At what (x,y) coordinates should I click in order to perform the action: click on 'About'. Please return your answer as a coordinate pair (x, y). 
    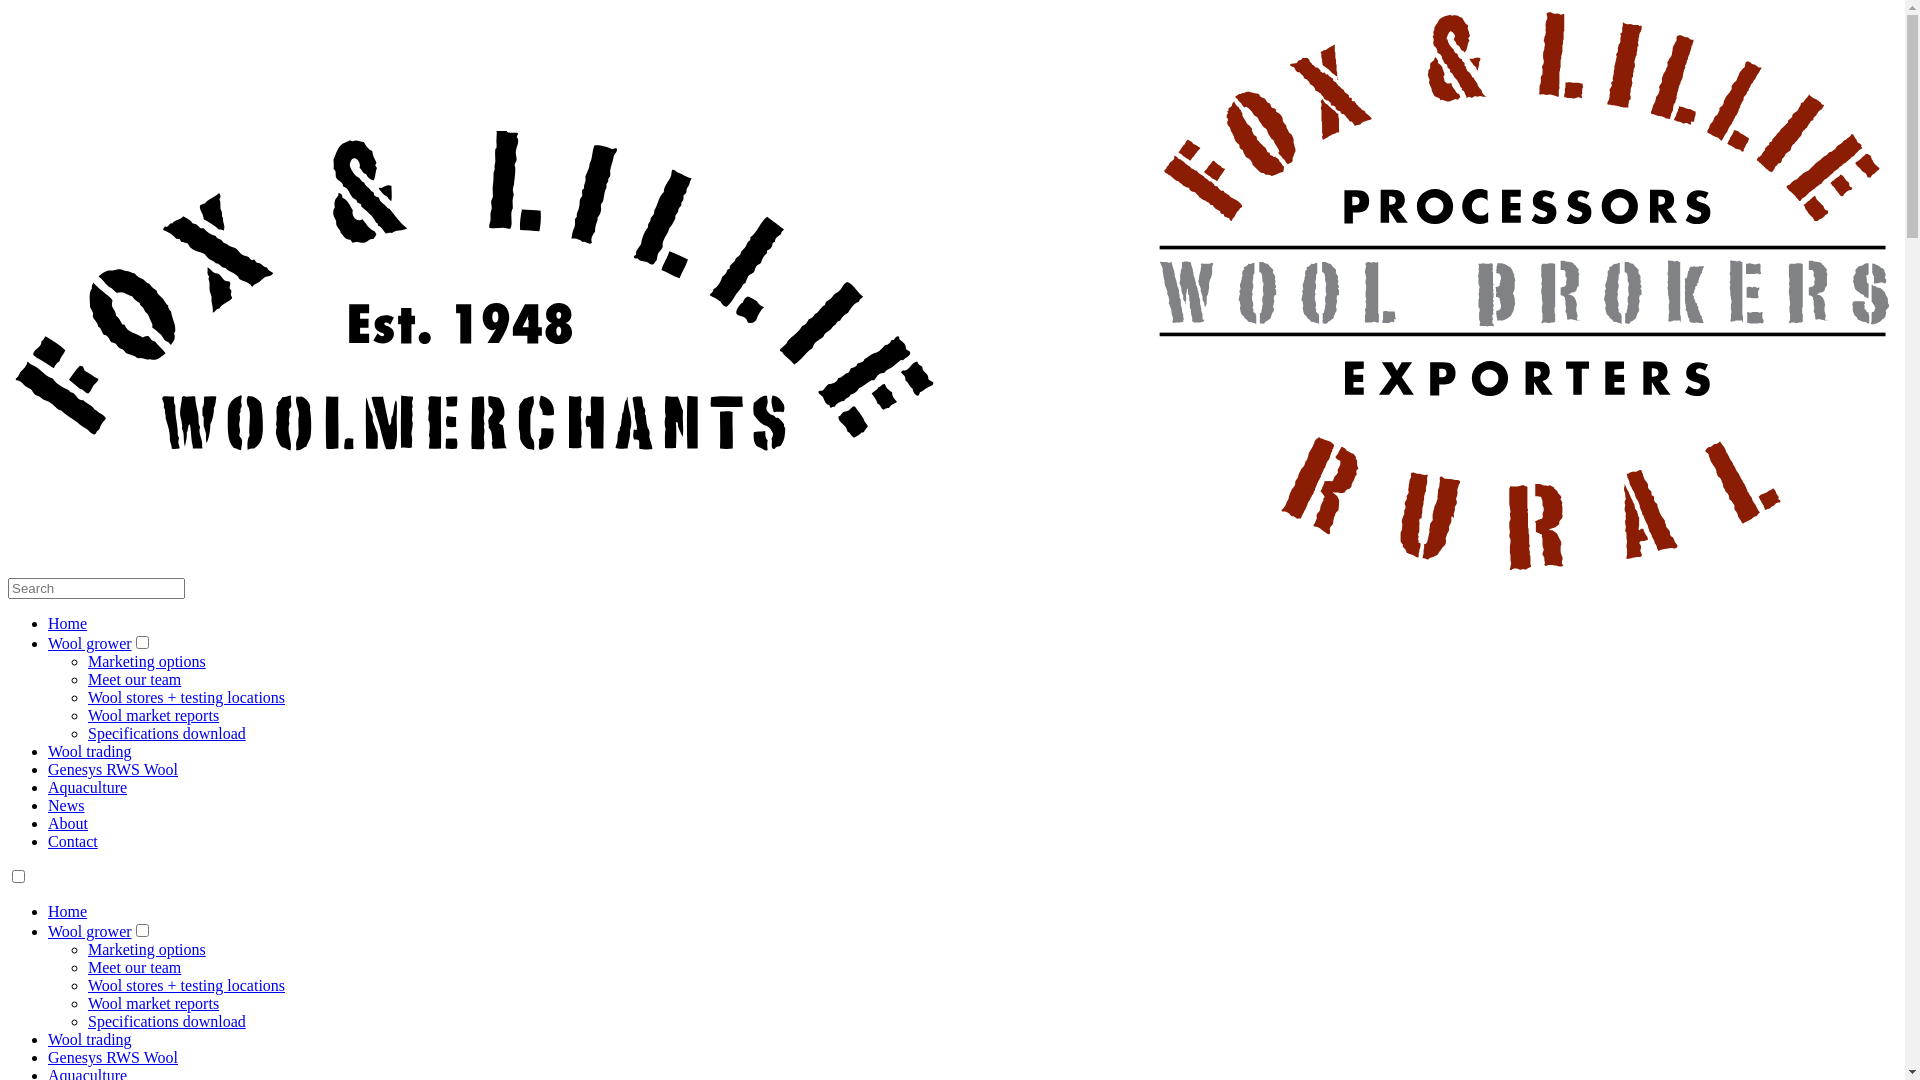
    Looking at the image, I should click on (48, 823).